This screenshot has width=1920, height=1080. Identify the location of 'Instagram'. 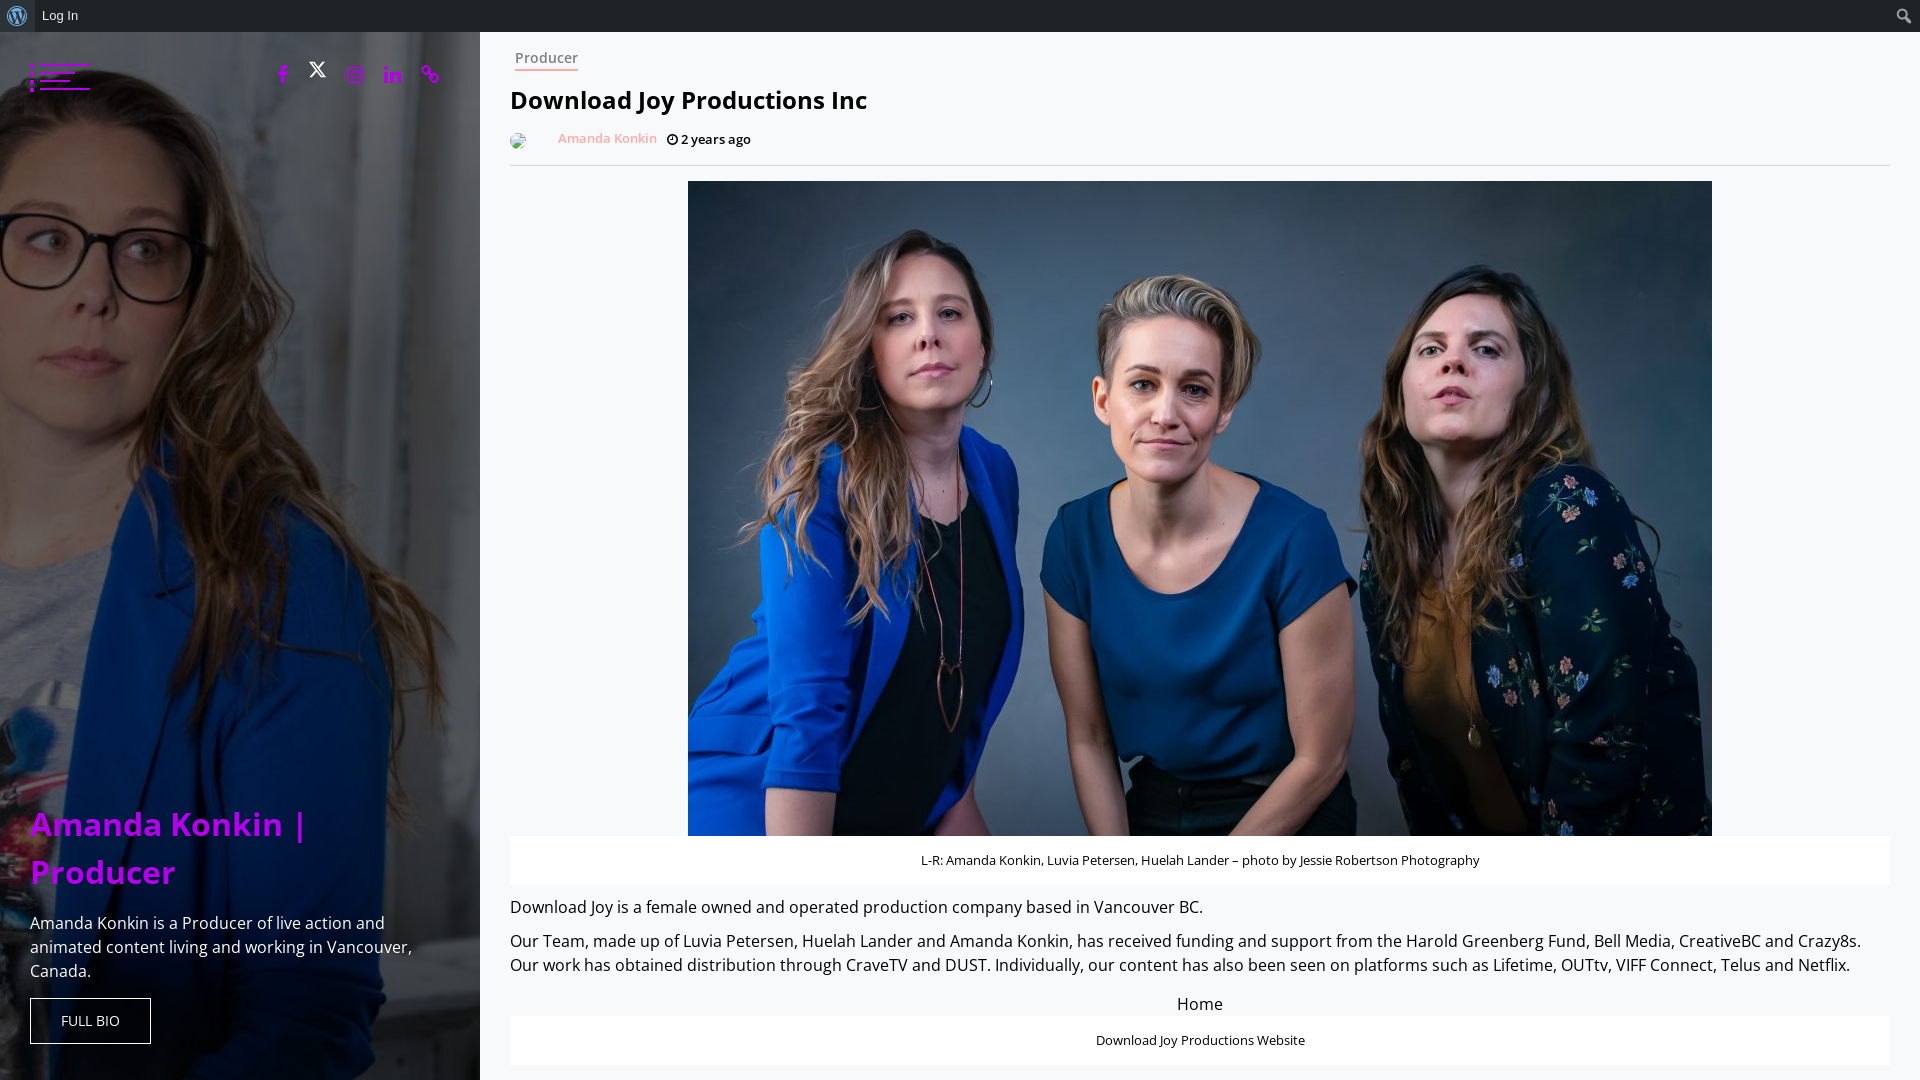
(355, 73).